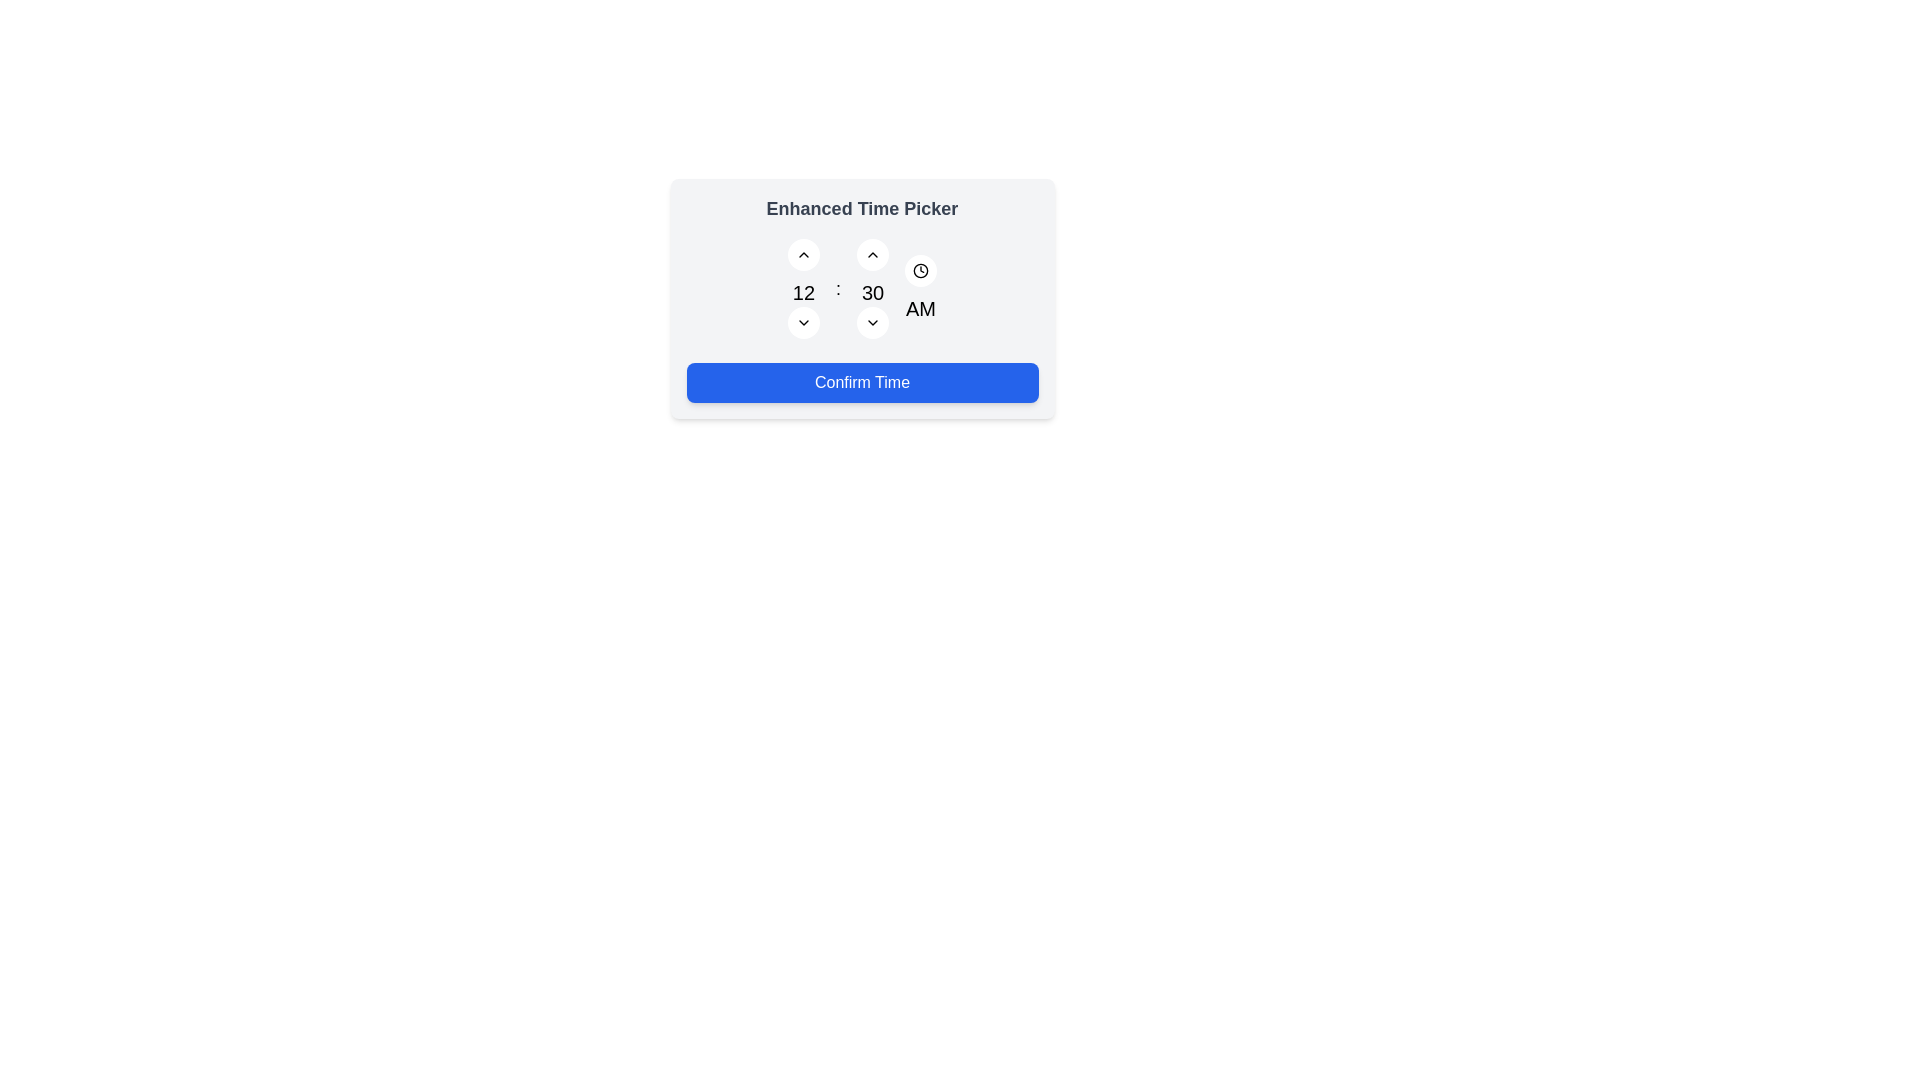  What do you see at coordinates (920, 289) in the screenshot?
I see `the text label displaying 'AM' located below the circular clock icon in the time selection component` at bounding box center [920, 289].